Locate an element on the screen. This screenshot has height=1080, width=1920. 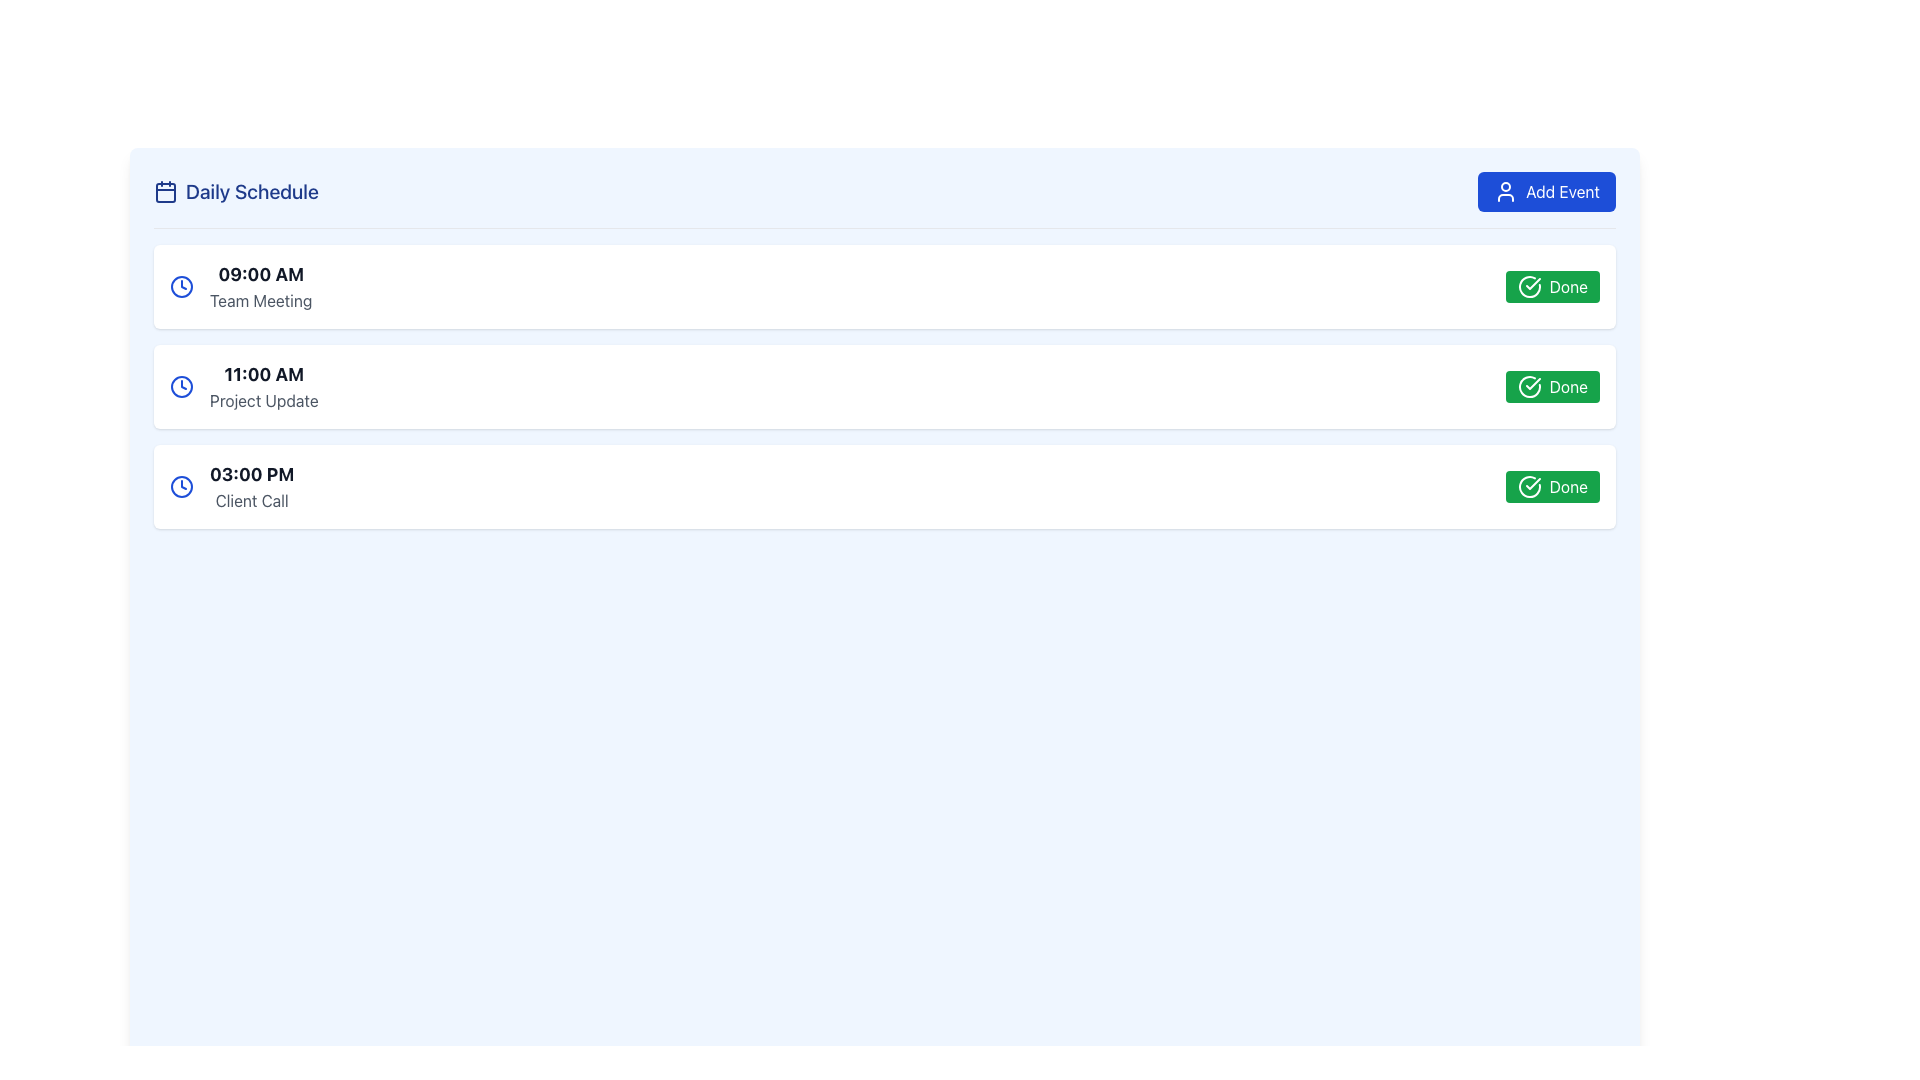
the List Item Entry containing the bold primary text '09:00 AM' and the secondary text 'Team Meeting' is located at coordinates (240, 286).